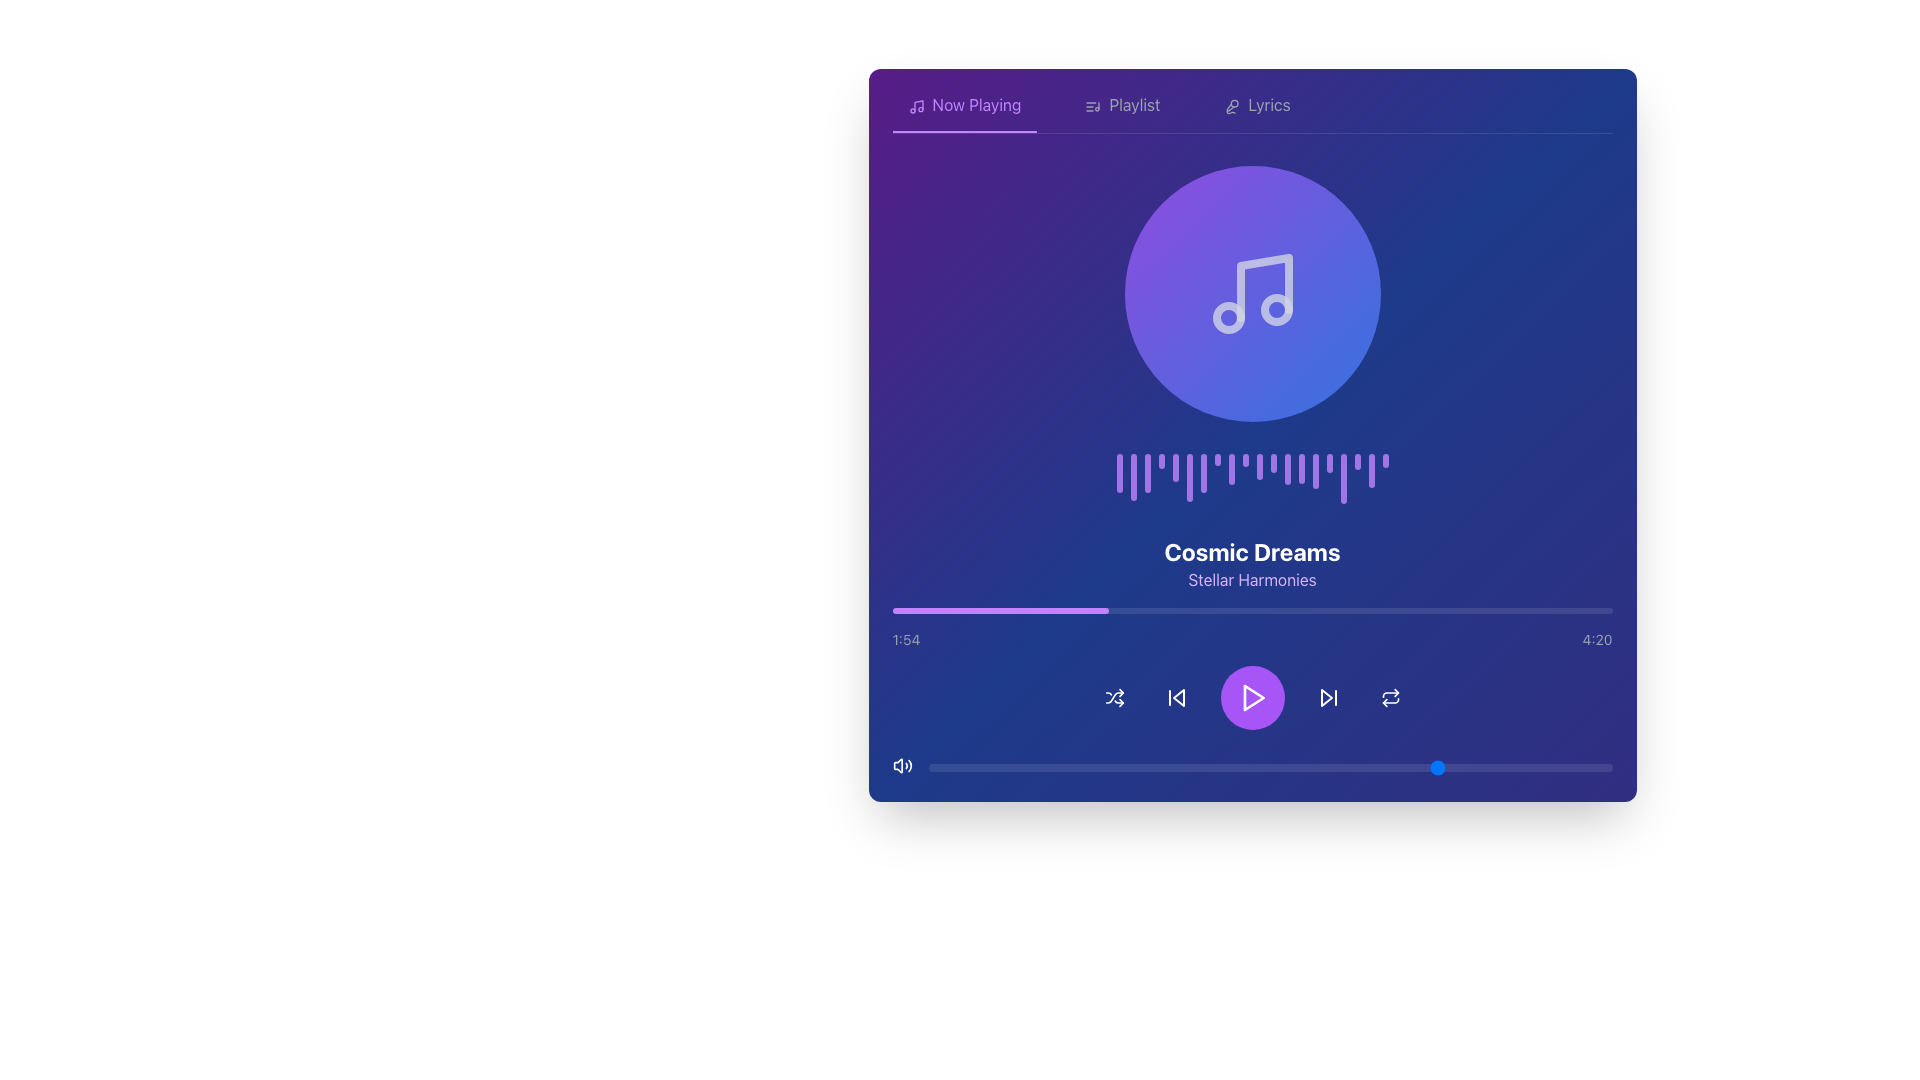 This screenshot has height=1080, width=1920. I want to click on the thirteenth vertical bar in the graphical visualization sequence that represents data or progress, so click(1287, 469).